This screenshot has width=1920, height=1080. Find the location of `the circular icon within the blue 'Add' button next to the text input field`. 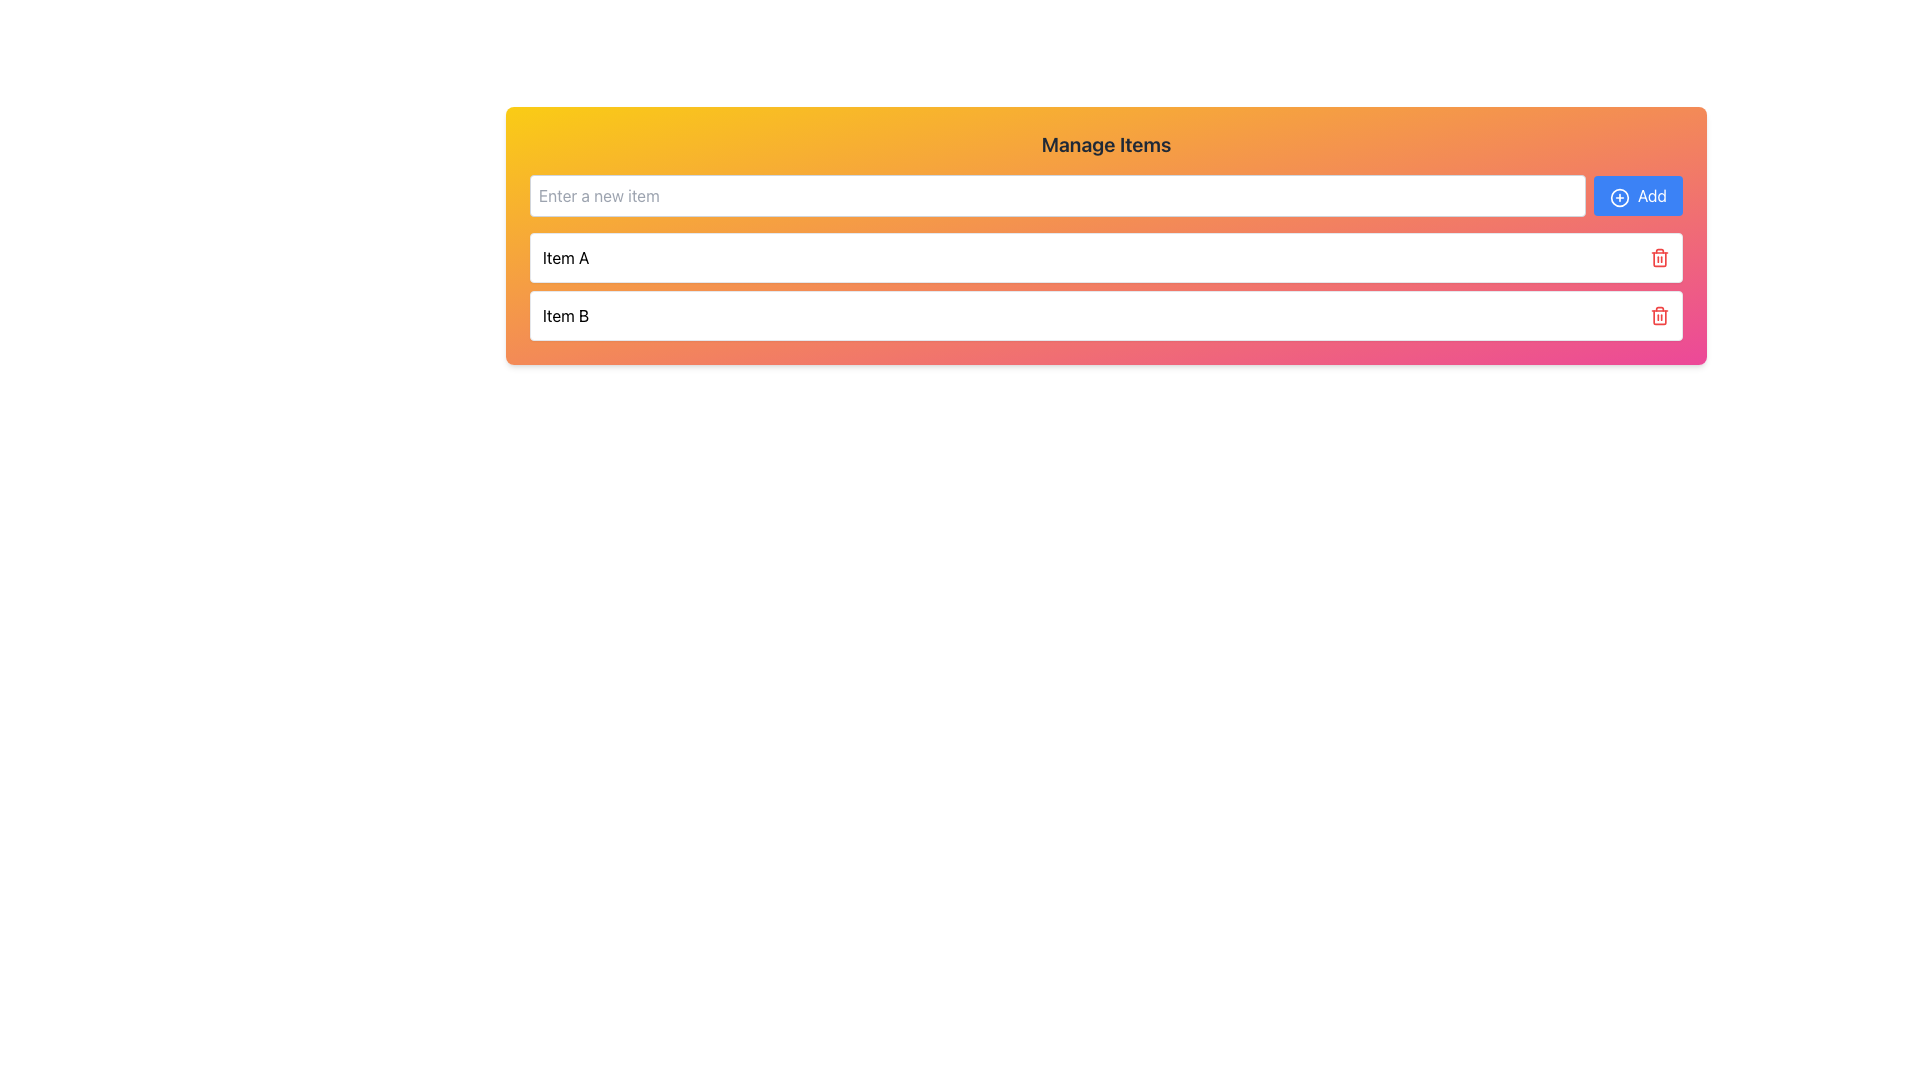

the circular icon within the blue 'Add' button next to the text input field is located at coordinates (1619, 197).